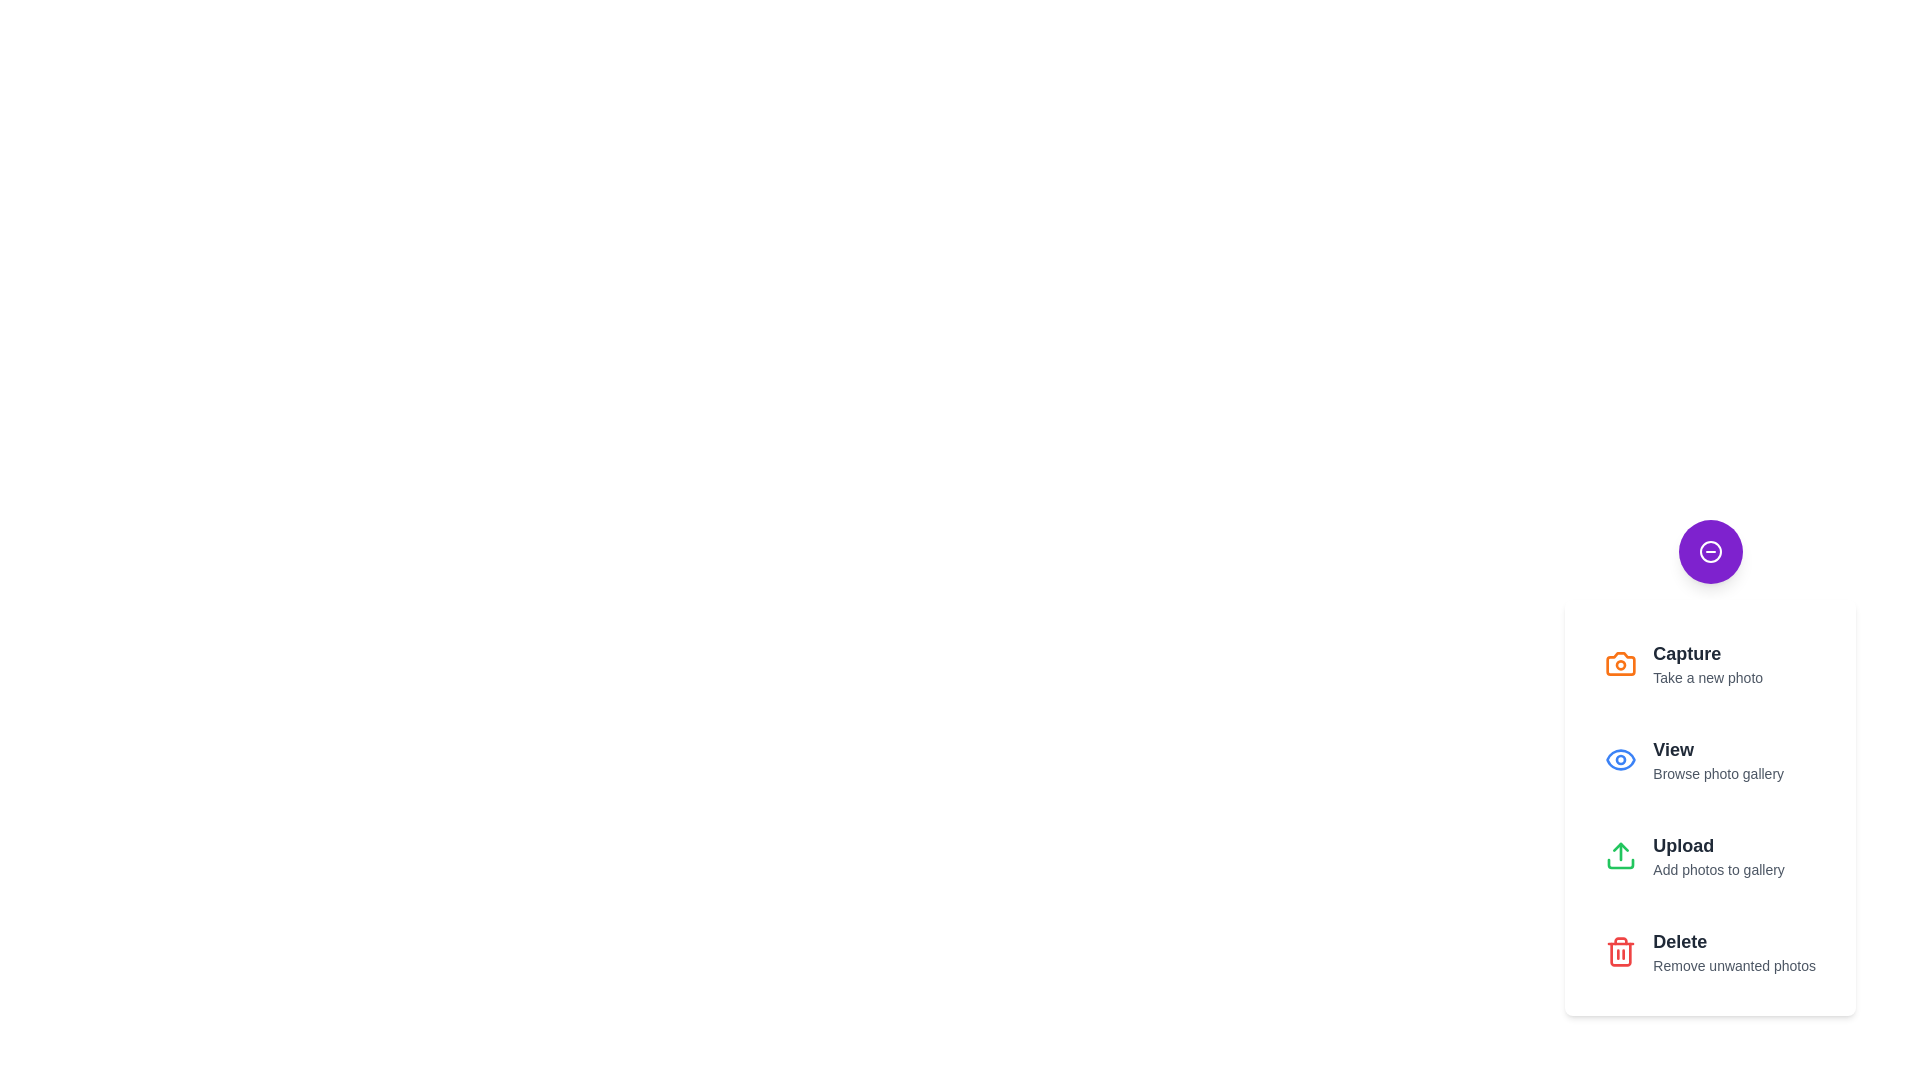 This screenshot has width=1920, height=1080. I want to click on the 'Capture' button to initiate the 'Take a new photo' action, so click(1709, 663).